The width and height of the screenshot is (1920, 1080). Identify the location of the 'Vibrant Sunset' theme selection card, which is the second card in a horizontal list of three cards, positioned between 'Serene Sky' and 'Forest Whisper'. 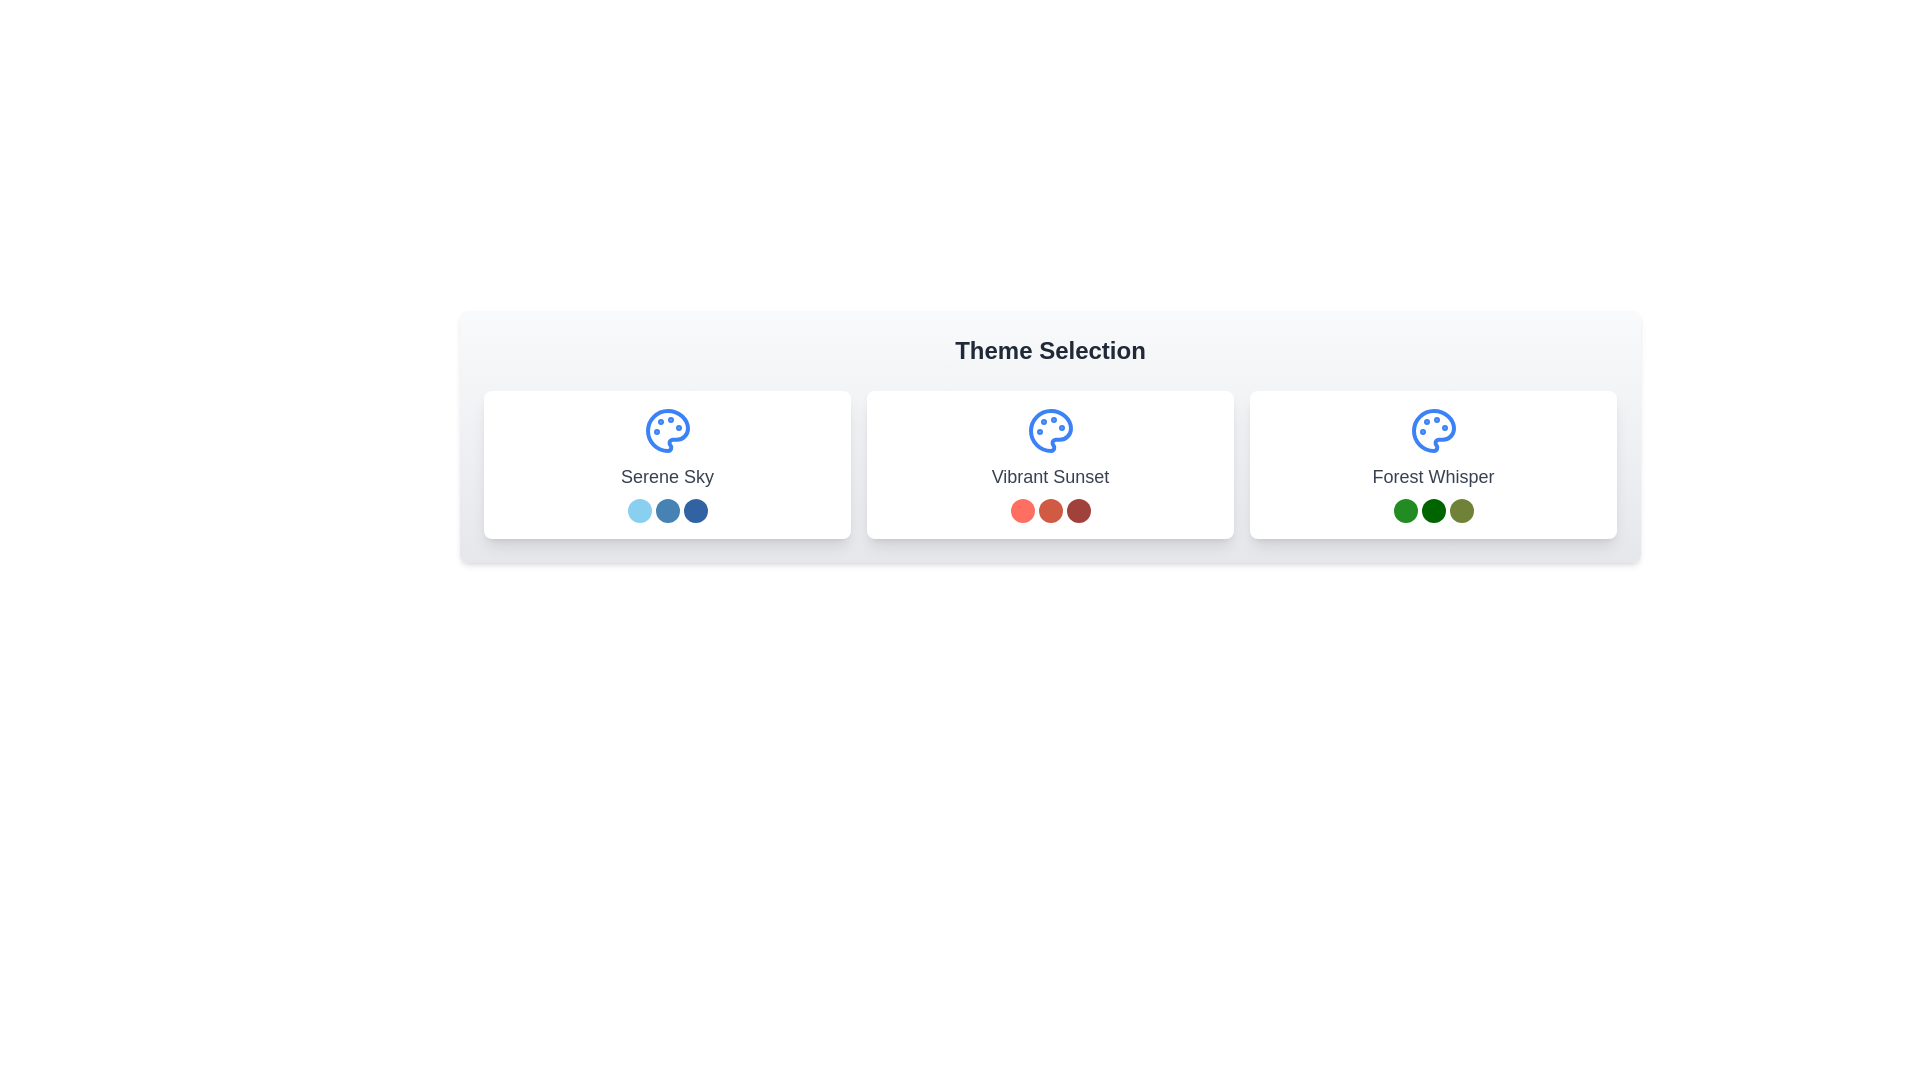
(1049, 465).